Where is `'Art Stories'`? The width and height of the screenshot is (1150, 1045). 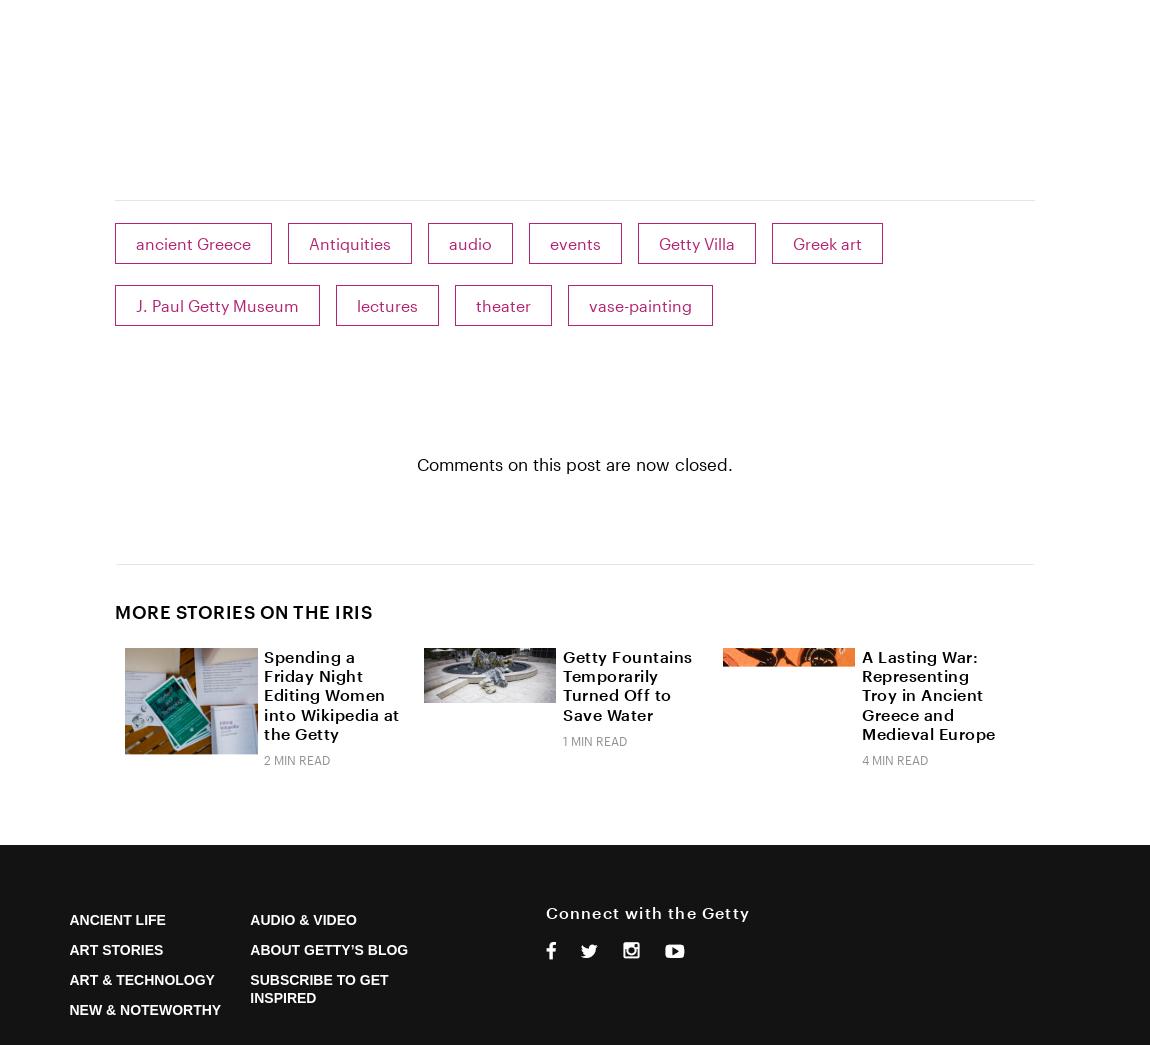
'Art Stories' is located at coordinates (115, 947).